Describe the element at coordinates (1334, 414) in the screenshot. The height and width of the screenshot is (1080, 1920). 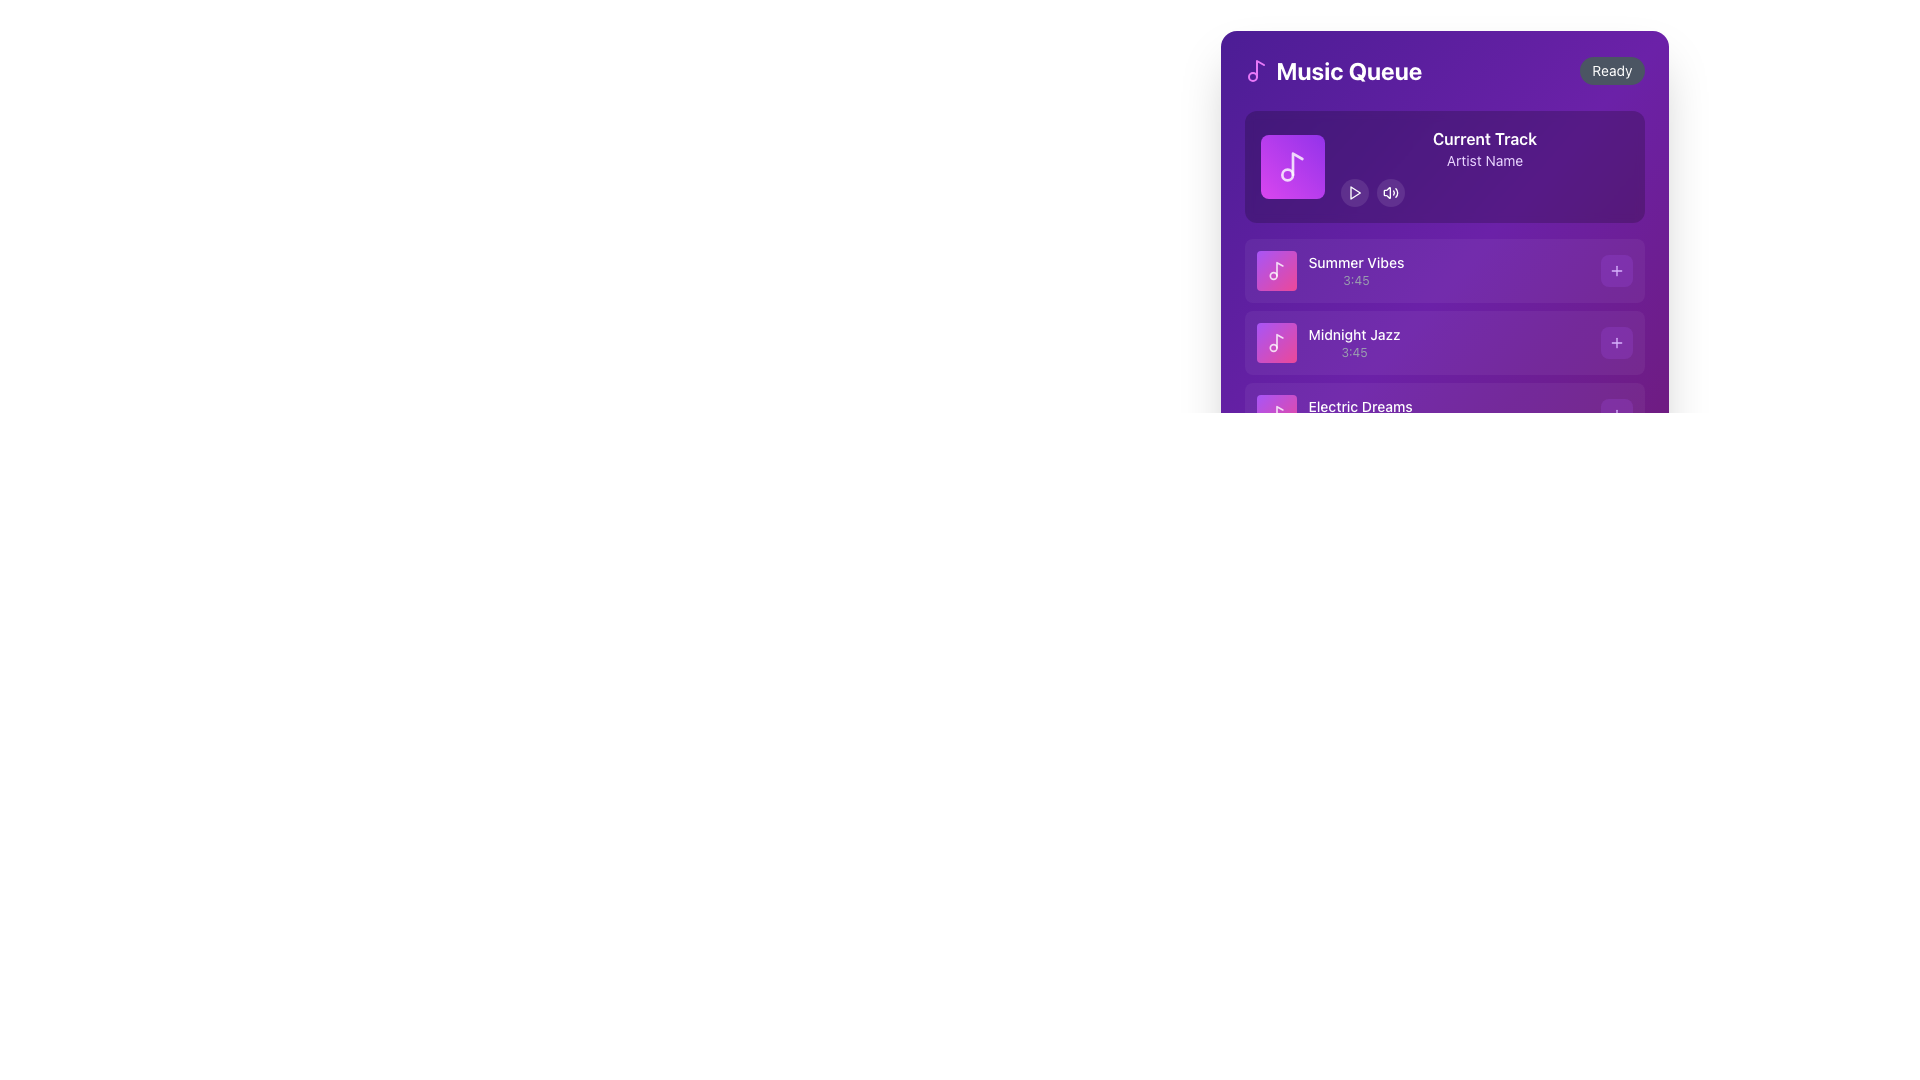
I see `to select the song item titled 'Electric Dreams' with a duration of '3:45', which is the last item in the 'Music Queue' section` at that location.